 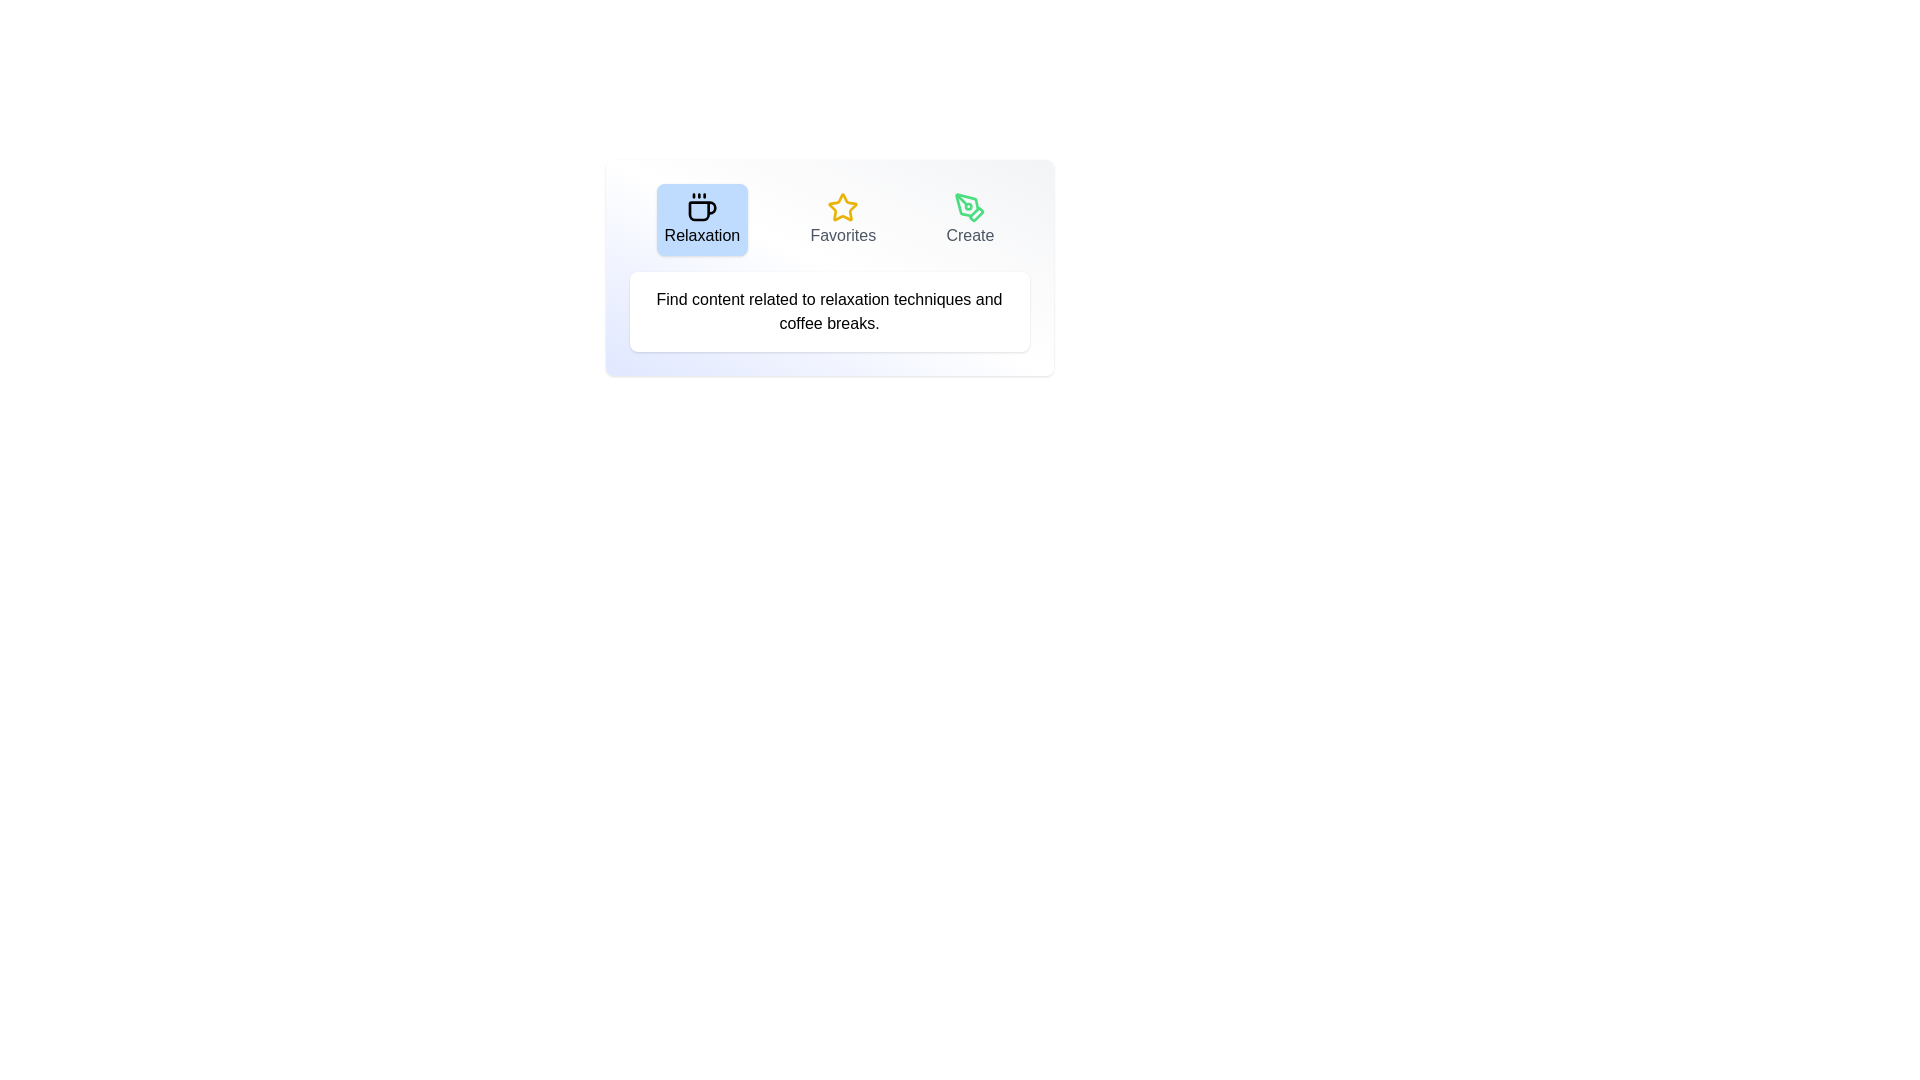 I want to click on the 'Relaxation' tab button to view its content, so click(x=701, y=219).